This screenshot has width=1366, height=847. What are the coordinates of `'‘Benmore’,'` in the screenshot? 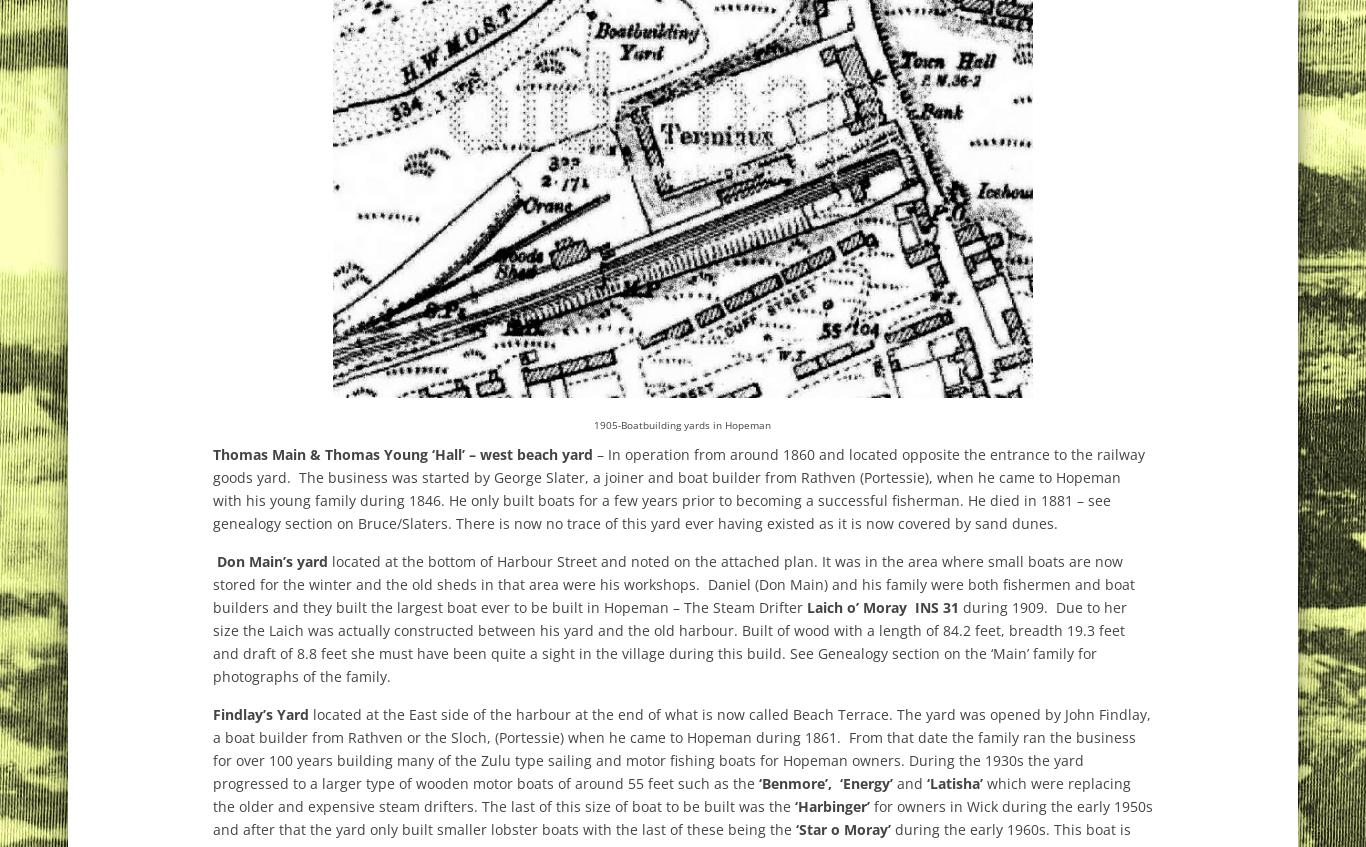 It's located at (796, 782).